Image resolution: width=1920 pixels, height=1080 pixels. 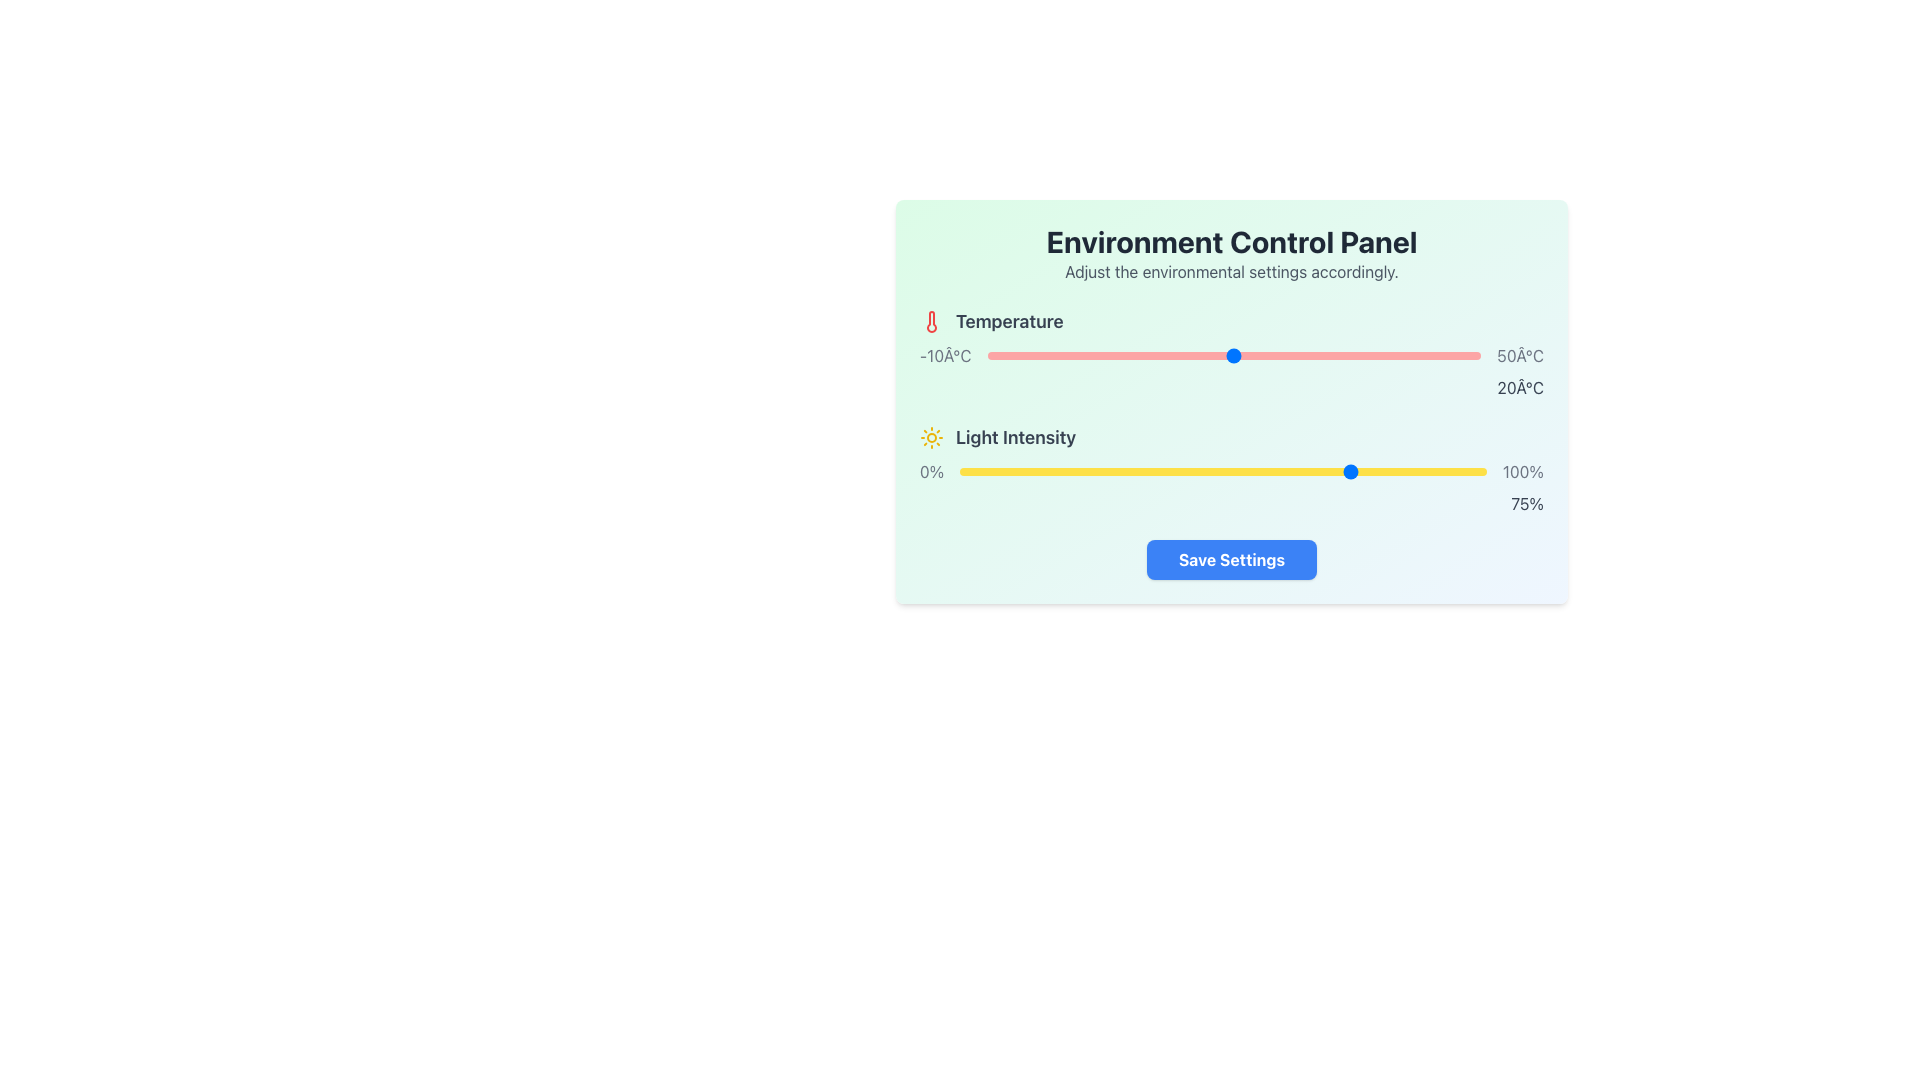 I want to click on light intensity, so click(x=1437, y=471).